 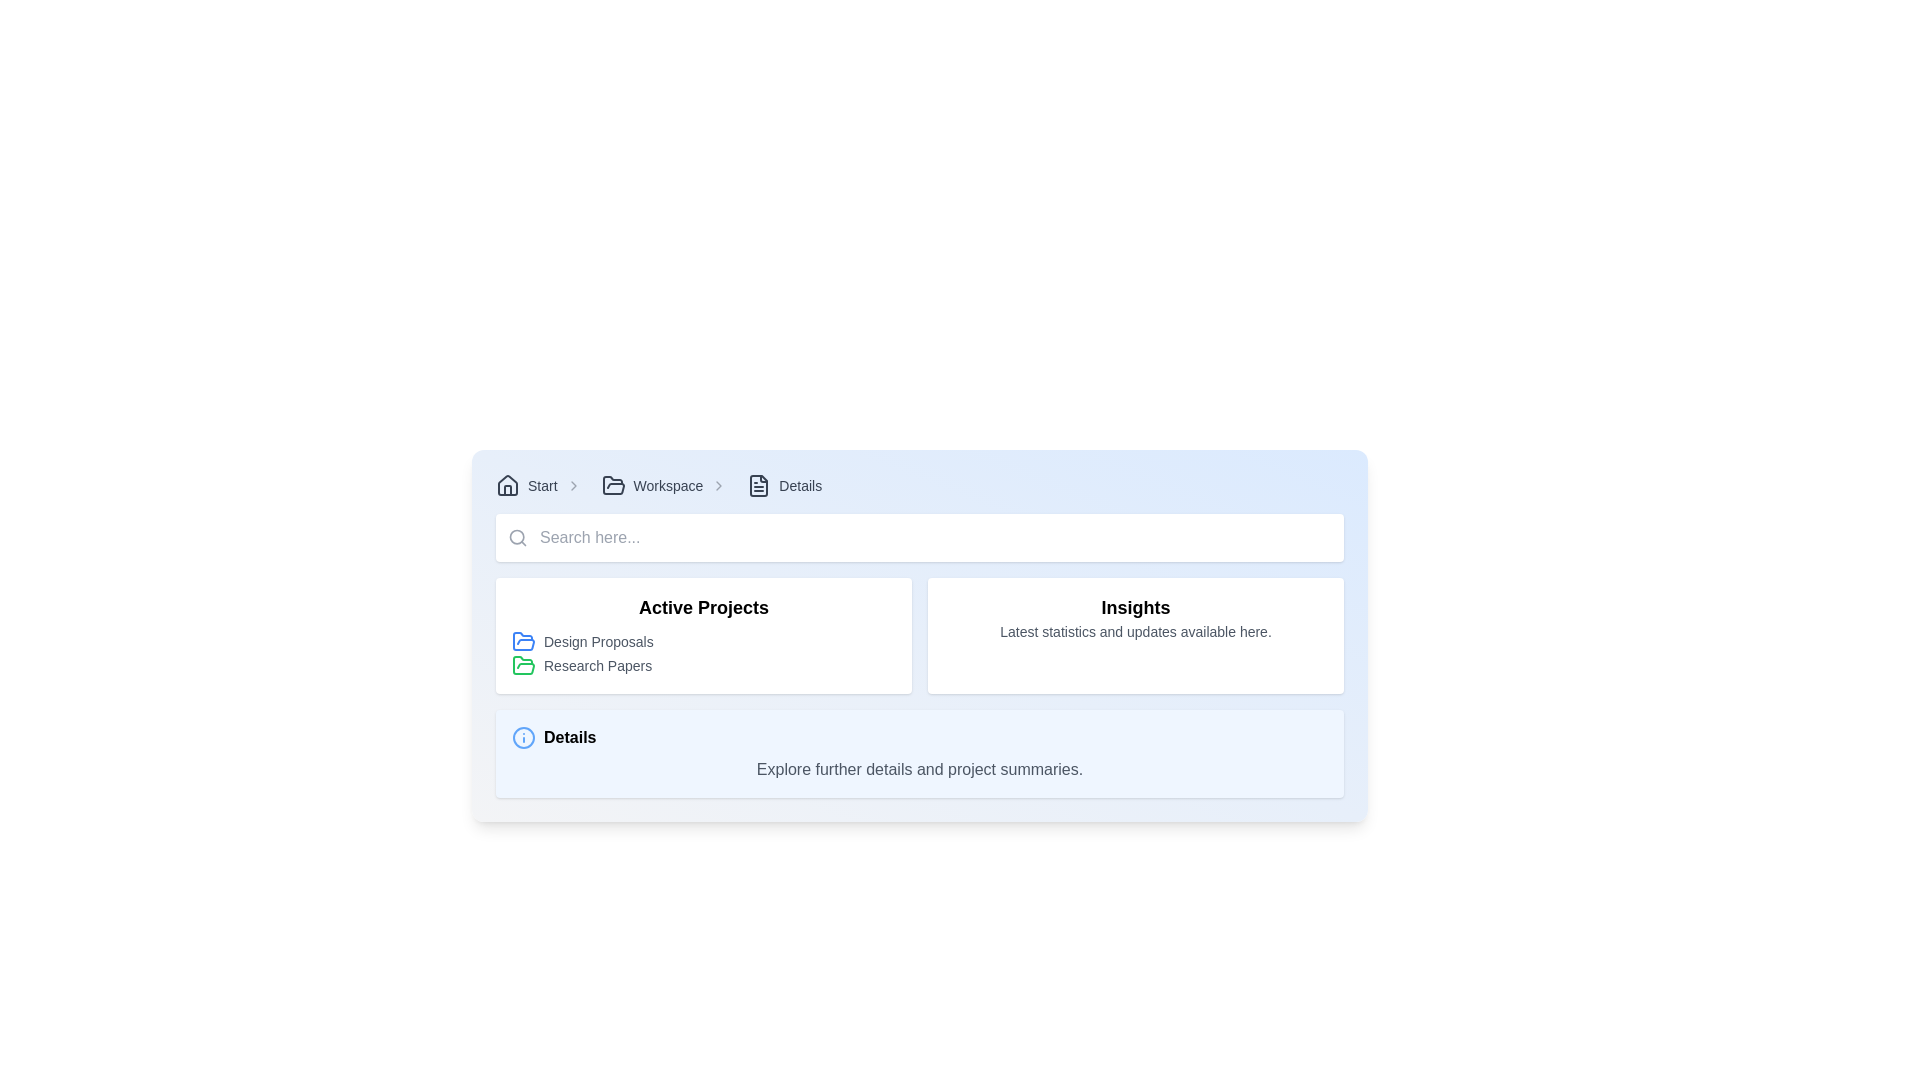 What do you see at coordinates (526, 486) in the screenshot?
I see `the interactive link with a house icon and the text 'Start'` at bounding box center [526, 486].